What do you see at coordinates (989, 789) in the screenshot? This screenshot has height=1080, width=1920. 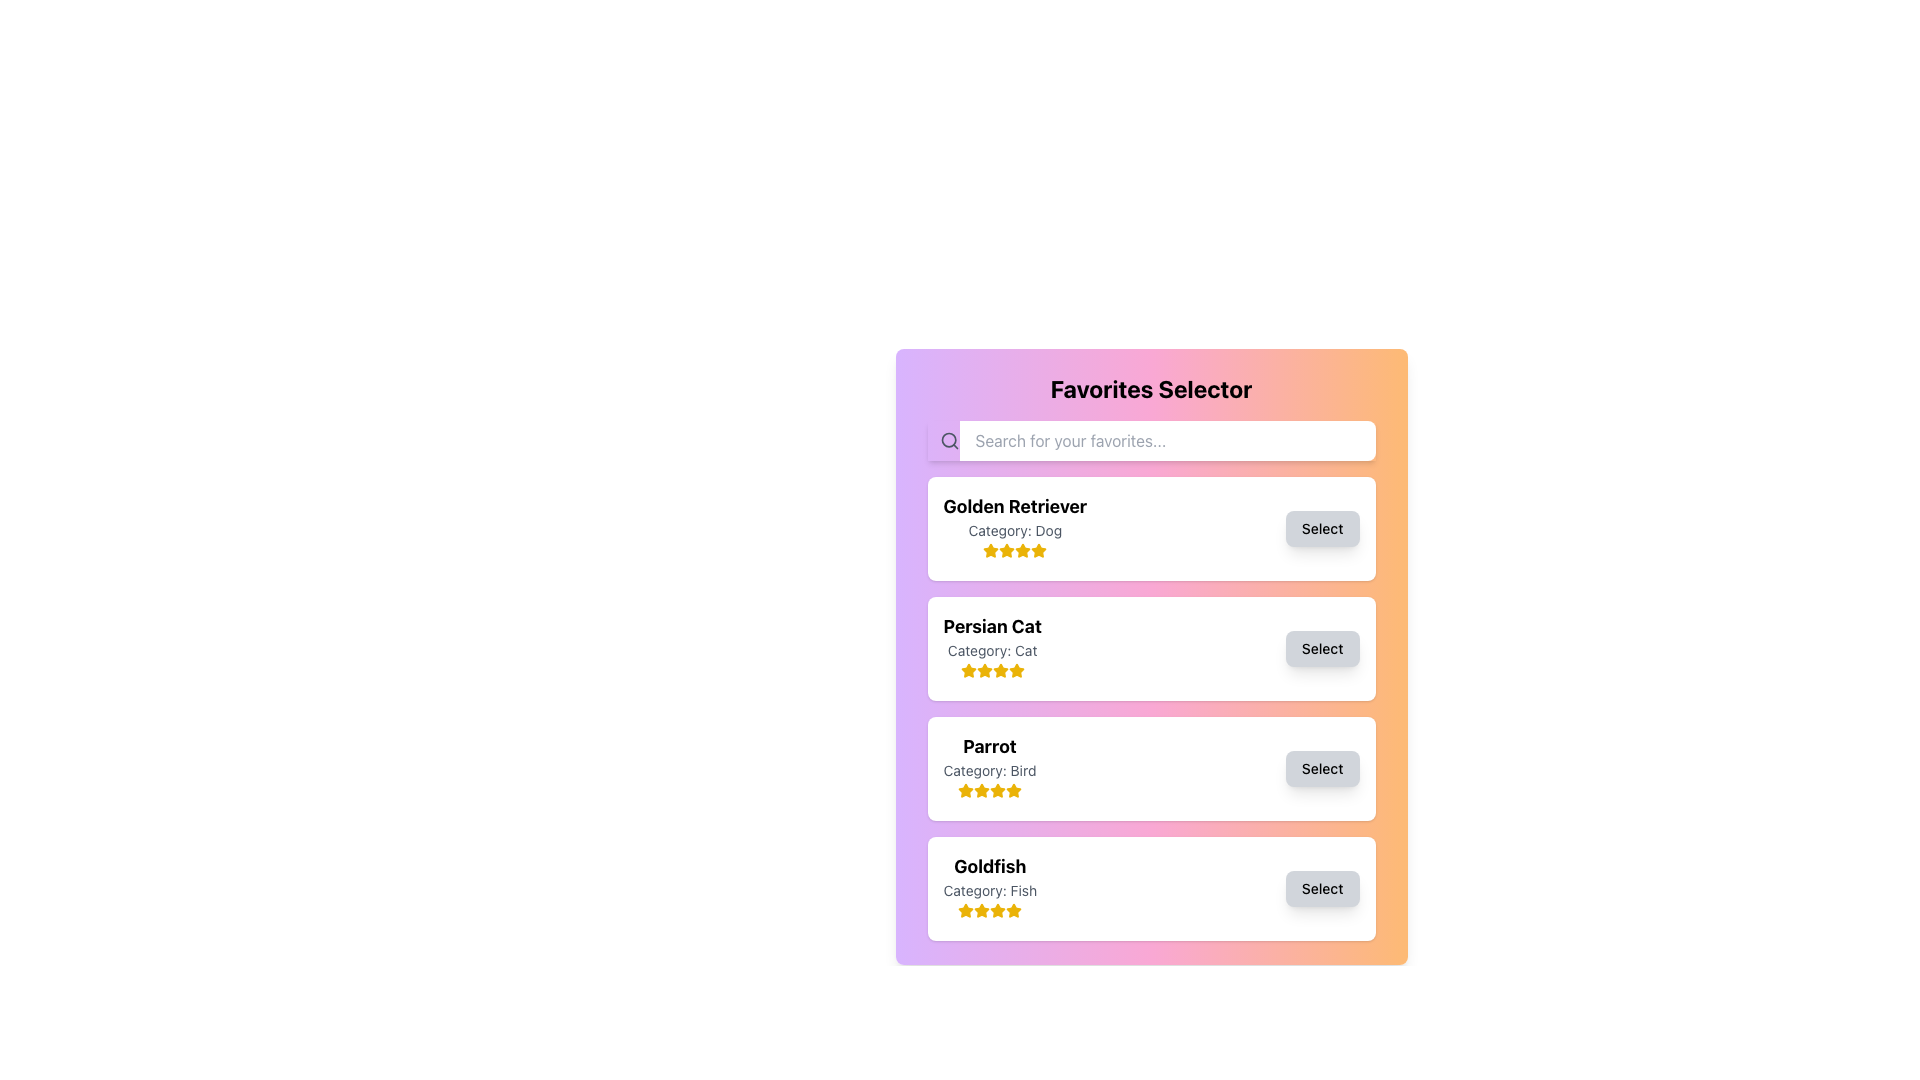 I see `the highlighted yellow star icon, which is the third star in a row of five under the 'Parrot' category section` at bounding box center [989, 789].